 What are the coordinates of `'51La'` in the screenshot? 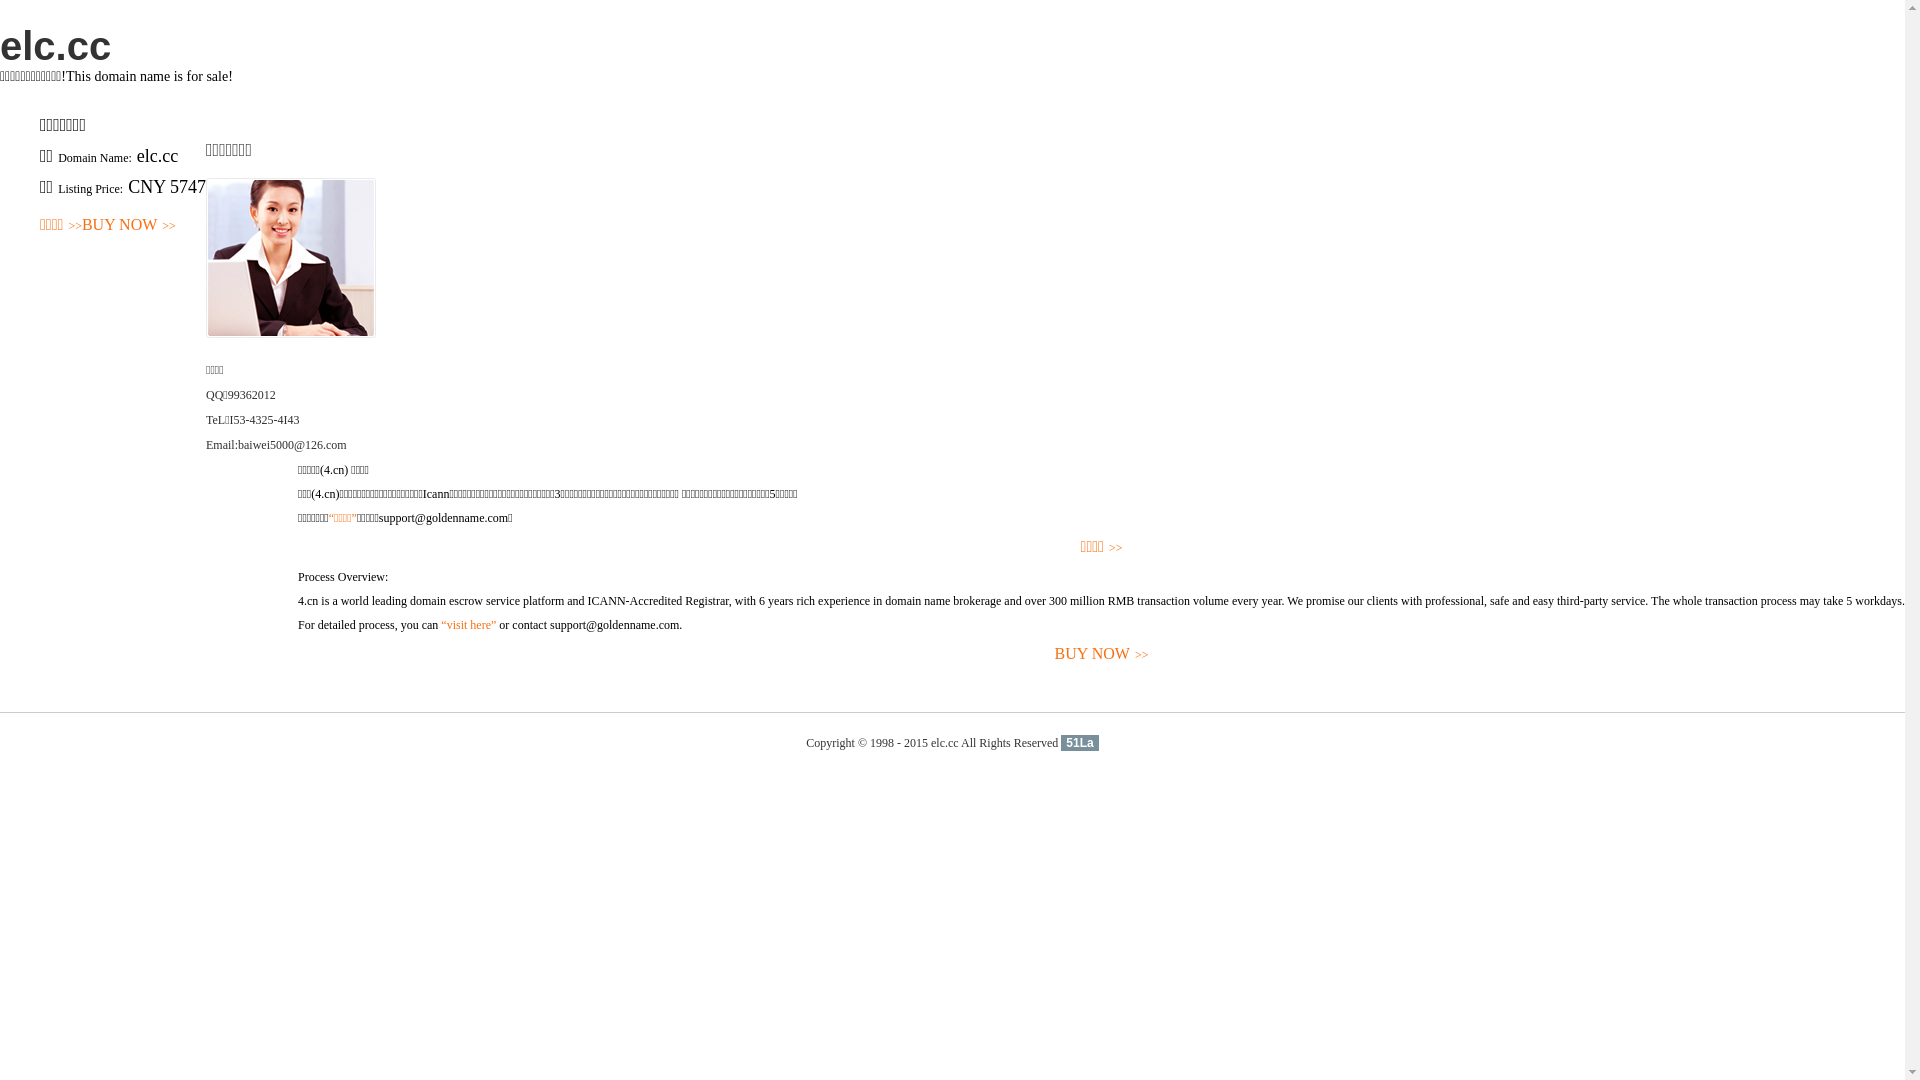 It's located at (1078, 743).